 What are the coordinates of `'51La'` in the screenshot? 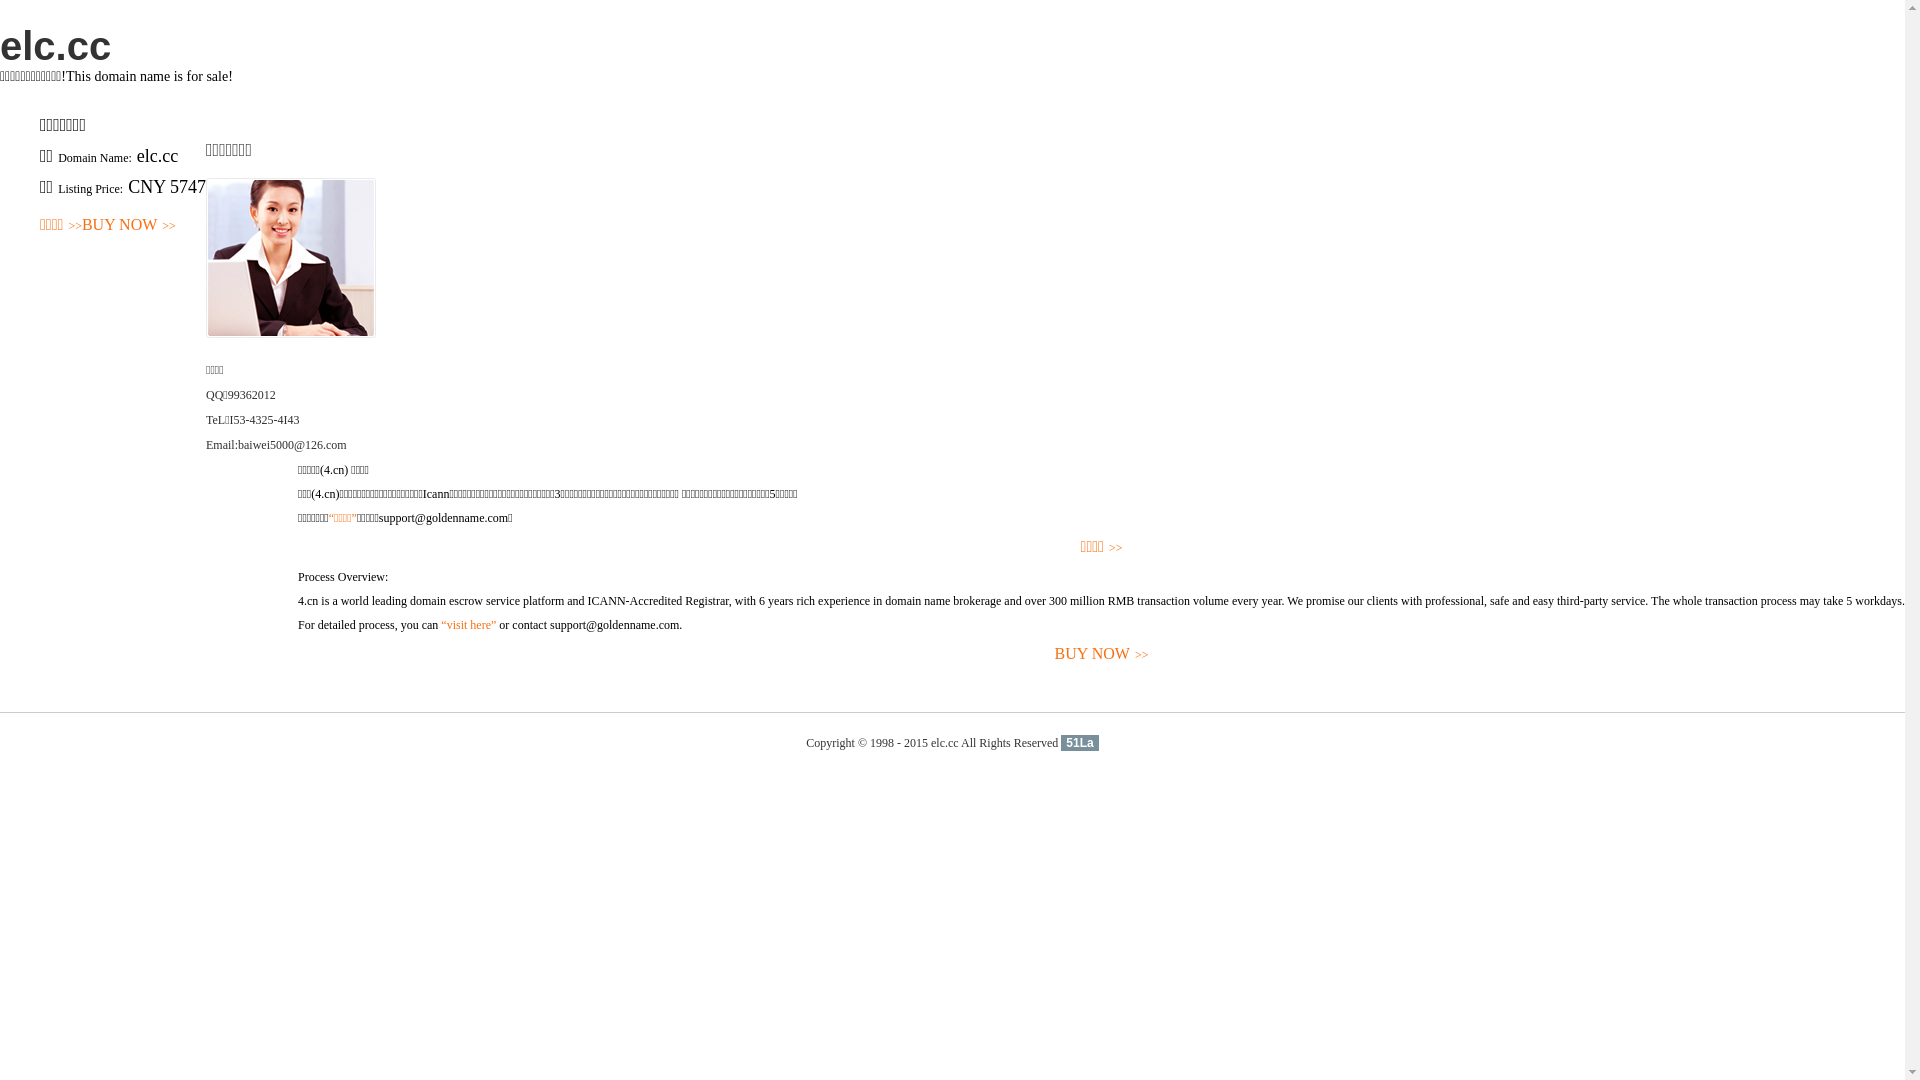 It's located at (1078, 743).